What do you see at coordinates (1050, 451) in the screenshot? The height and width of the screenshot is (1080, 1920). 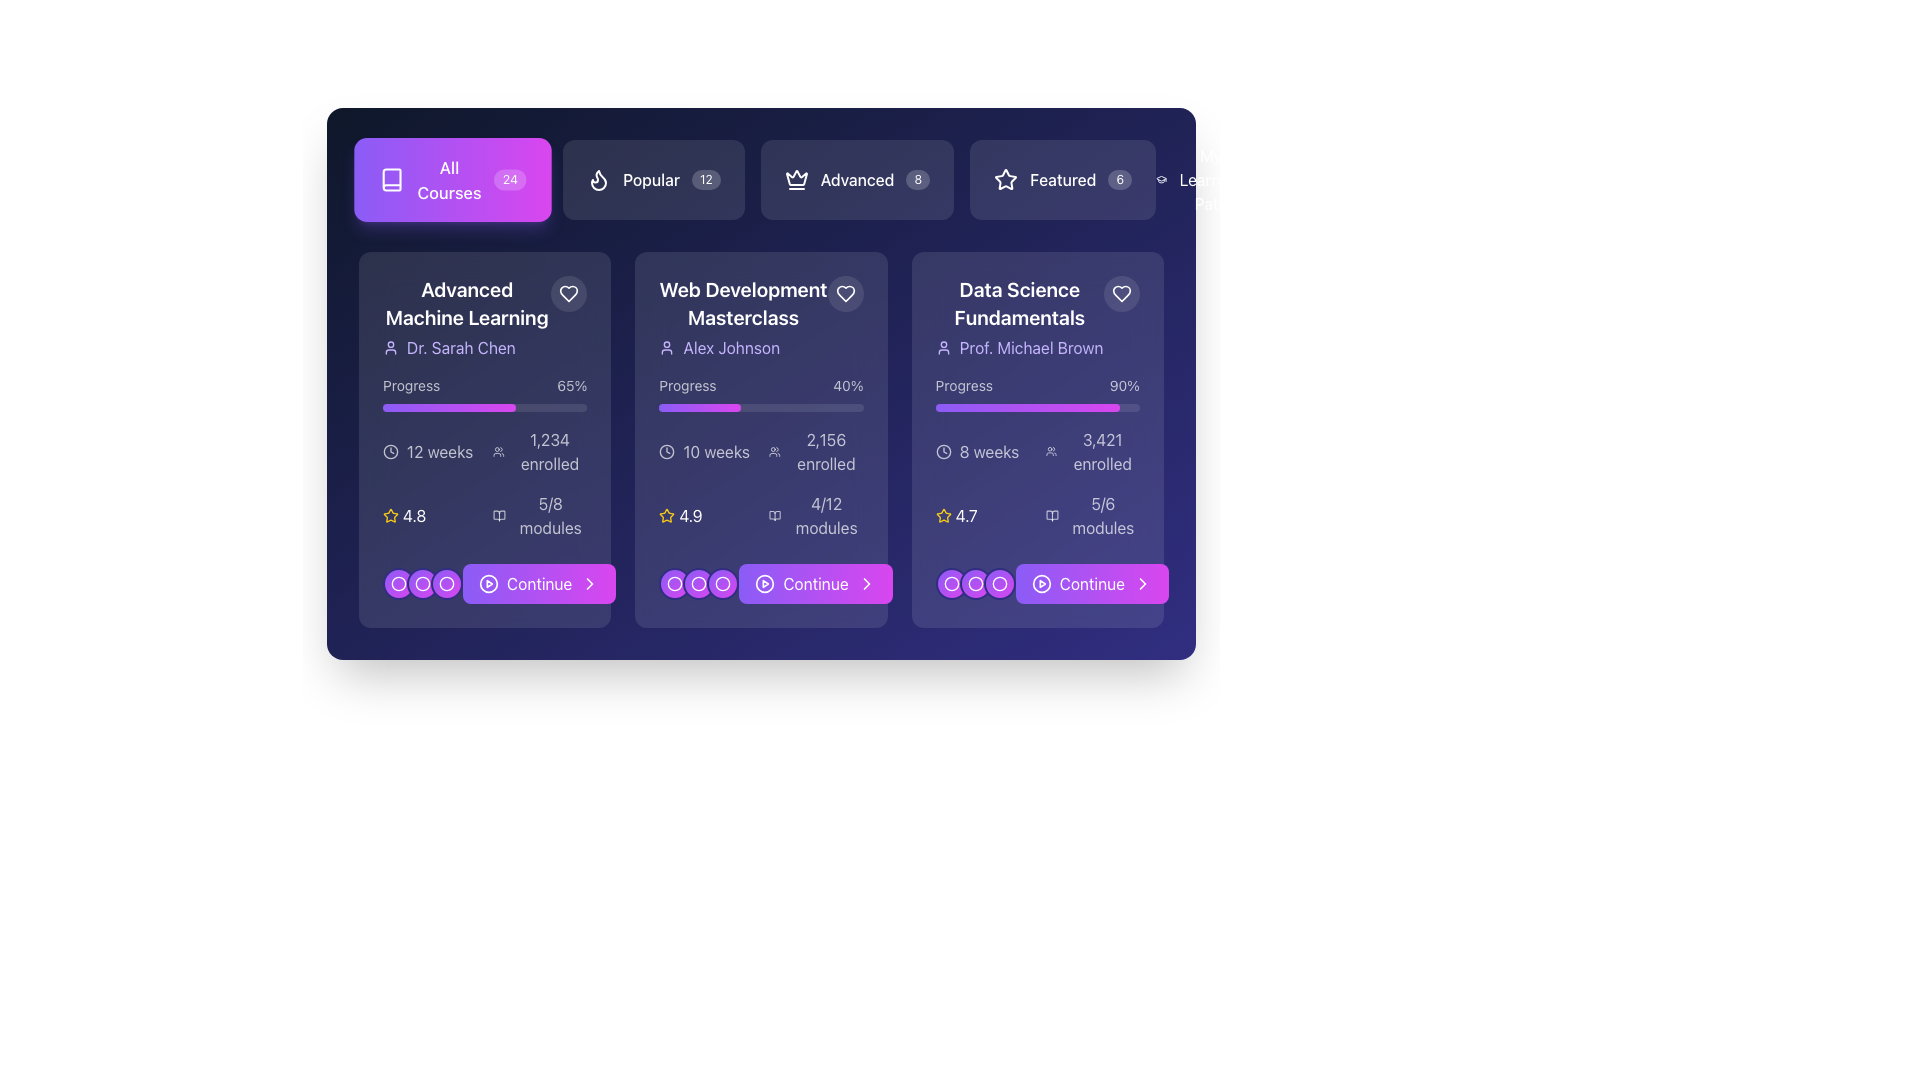 I see `the icon representing the number of participants enrolled in the course, located to the left of the text '3,421 enrolled' in the bottom-right card of the grid panel` at bounding box center [1050, 451].